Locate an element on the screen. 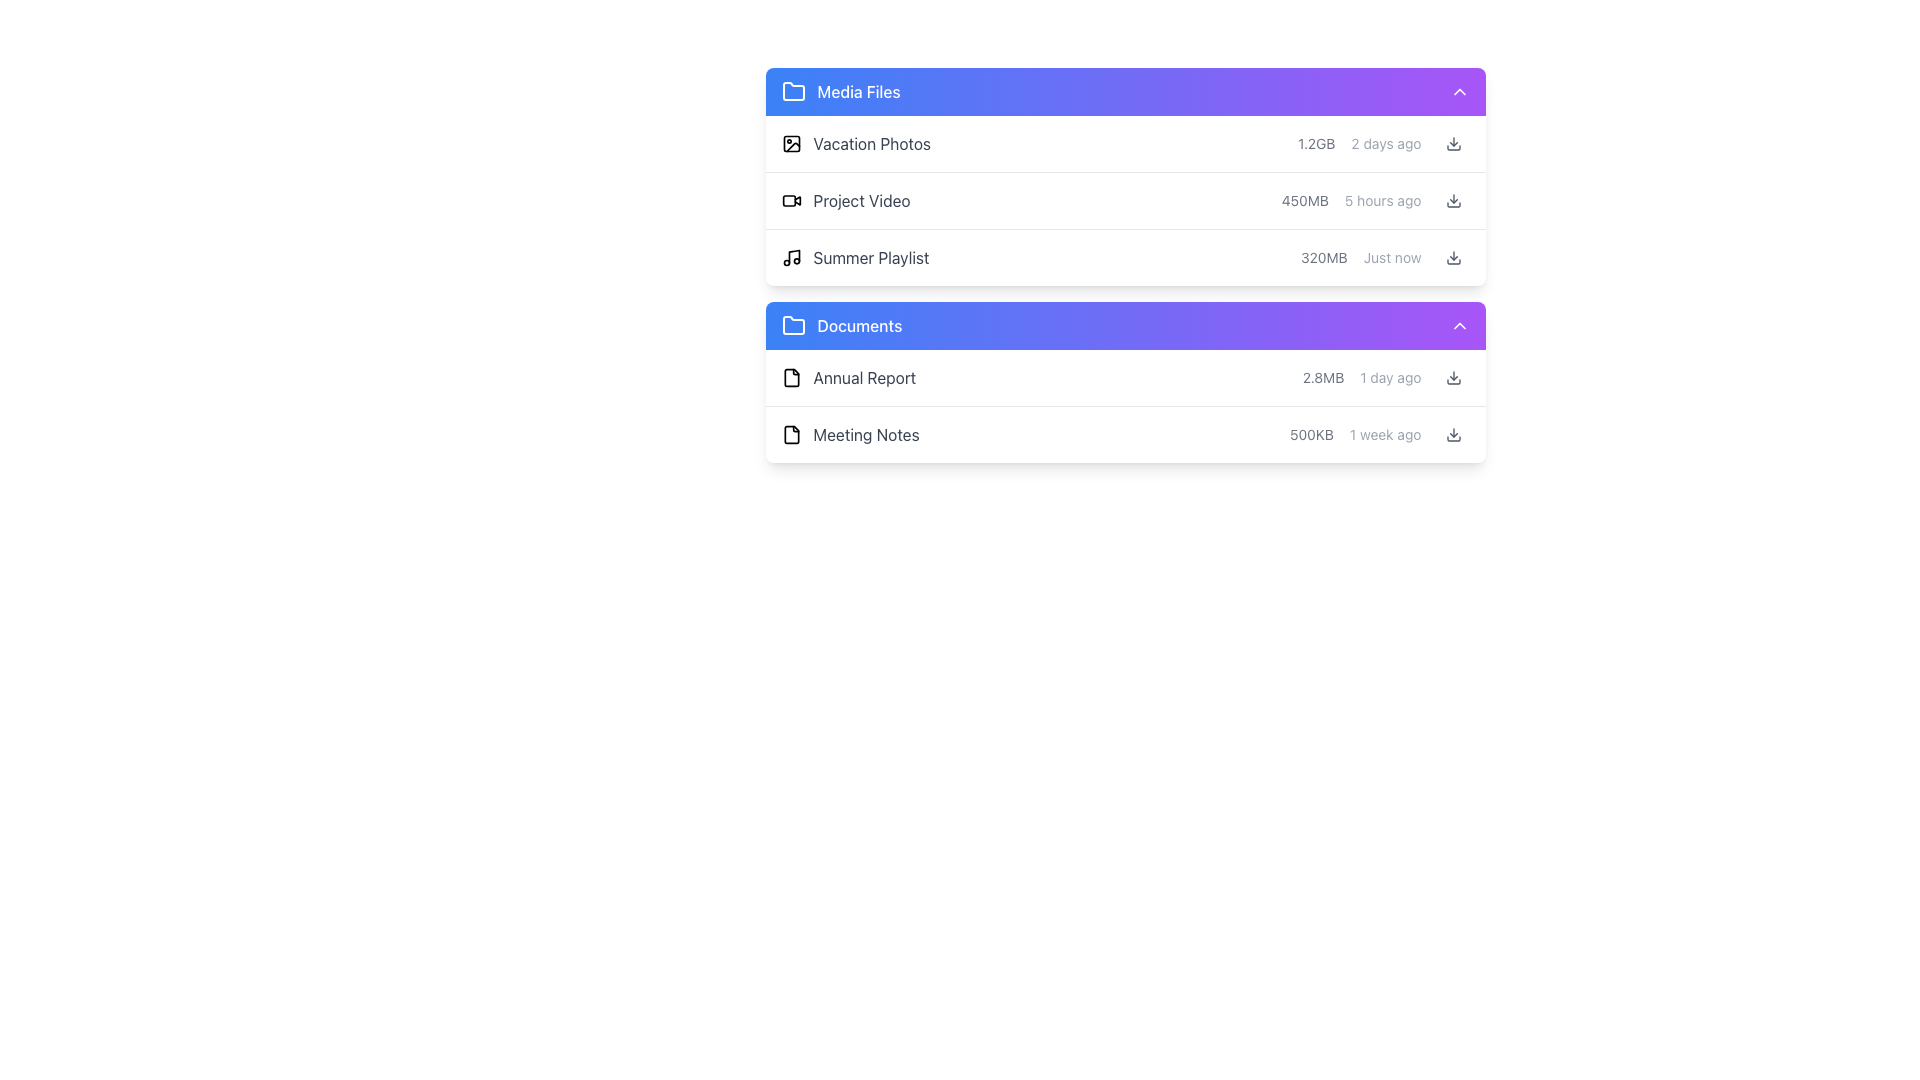  label that identifies the 'Annual Report' in the Documents section, which is the first item listed and aligned to the left of the document icon is located at coordinates (848, 378).